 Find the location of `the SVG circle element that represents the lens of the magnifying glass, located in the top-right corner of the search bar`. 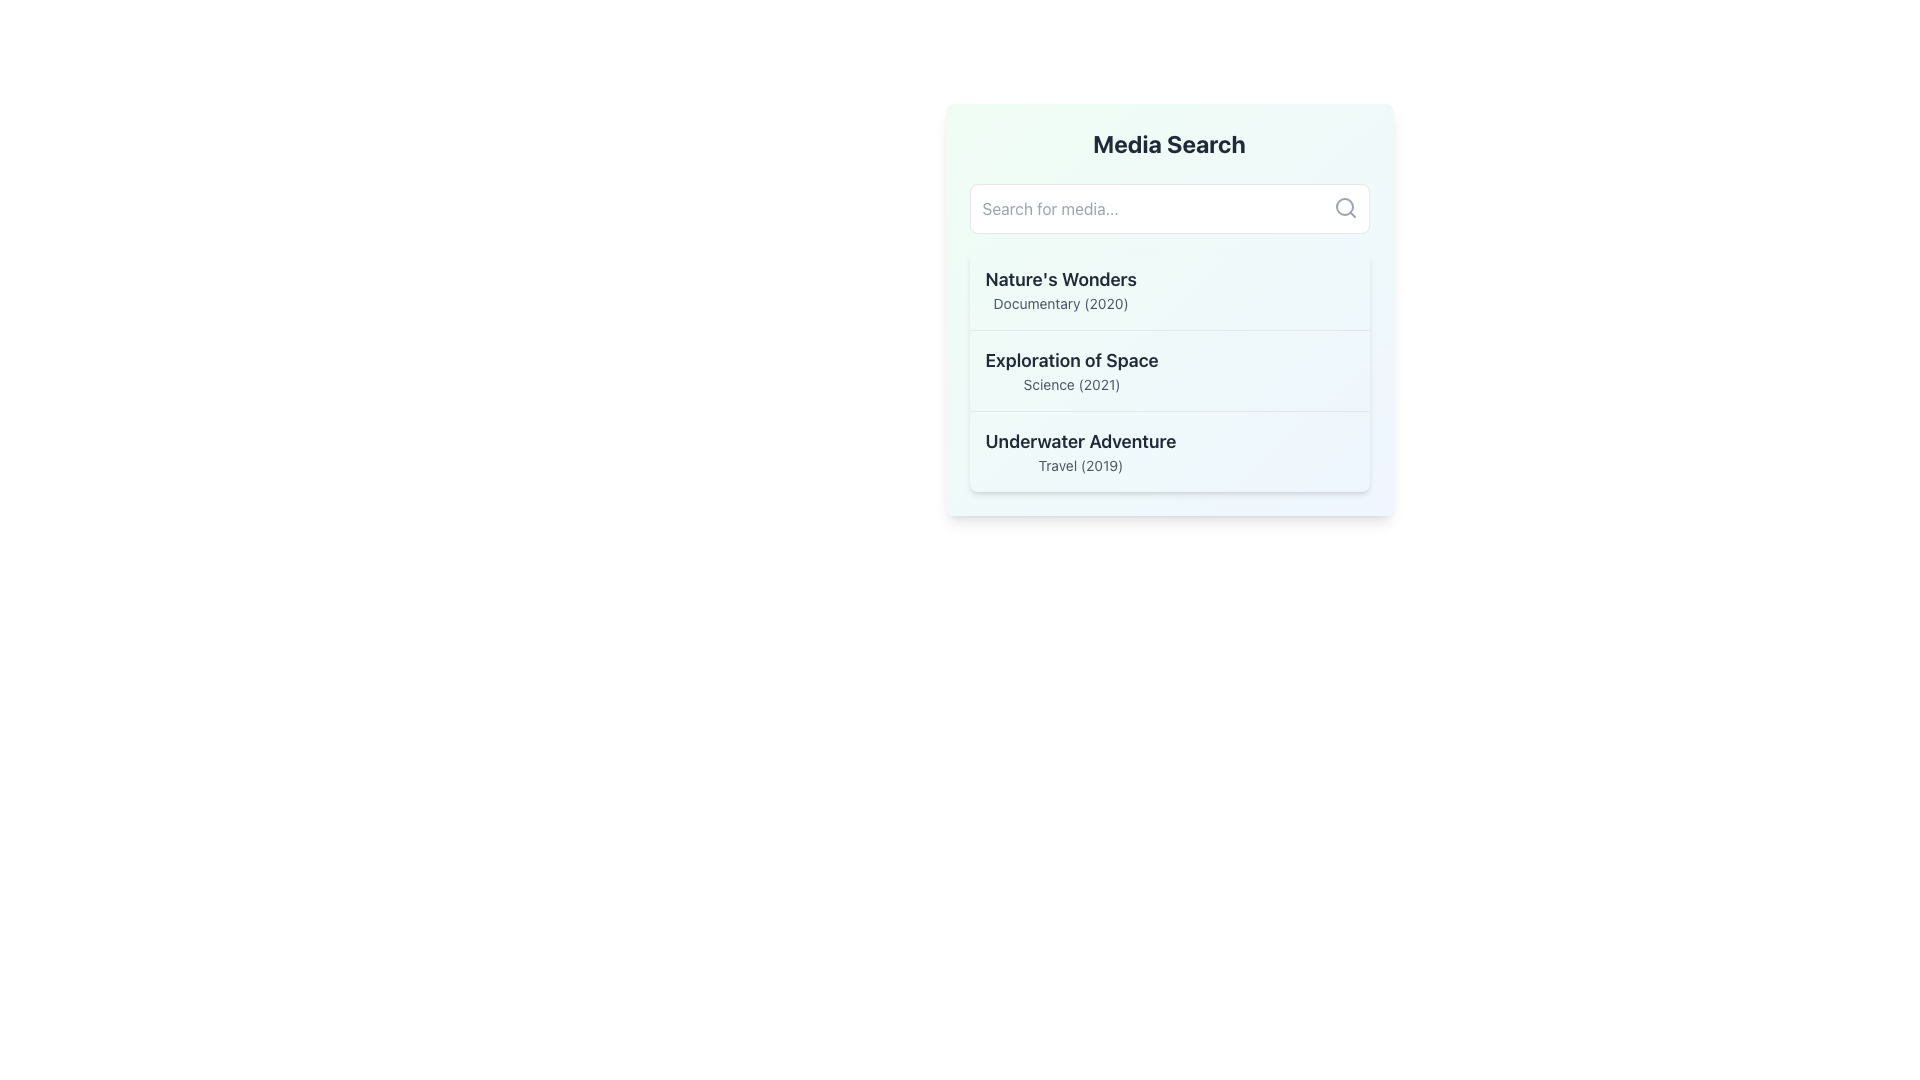

the SVG circle element that represents the lens of the magnifying glass, located in the top-right corner of the search bar is located at coordinates (1344, 207).